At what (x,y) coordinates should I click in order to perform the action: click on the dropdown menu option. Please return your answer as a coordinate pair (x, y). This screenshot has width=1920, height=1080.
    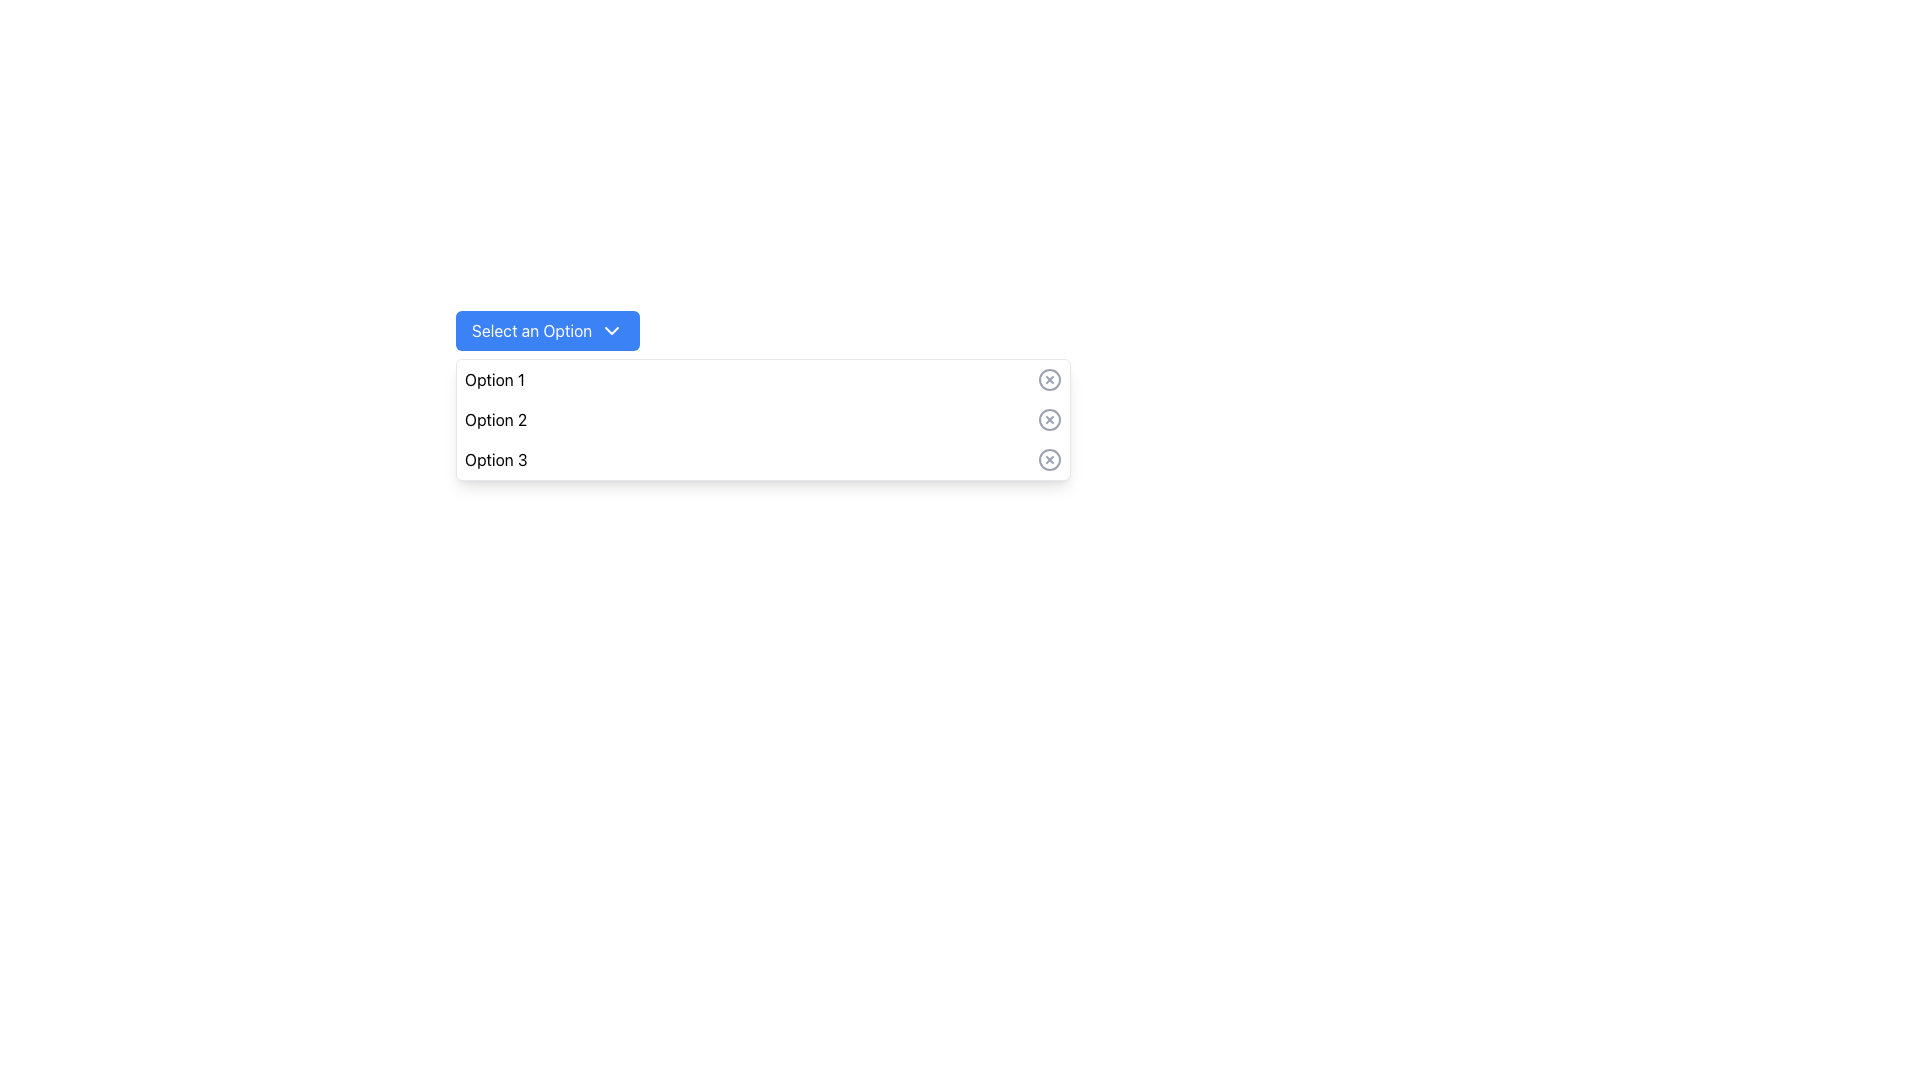
    Looking at the image, I should click on (762, 419).